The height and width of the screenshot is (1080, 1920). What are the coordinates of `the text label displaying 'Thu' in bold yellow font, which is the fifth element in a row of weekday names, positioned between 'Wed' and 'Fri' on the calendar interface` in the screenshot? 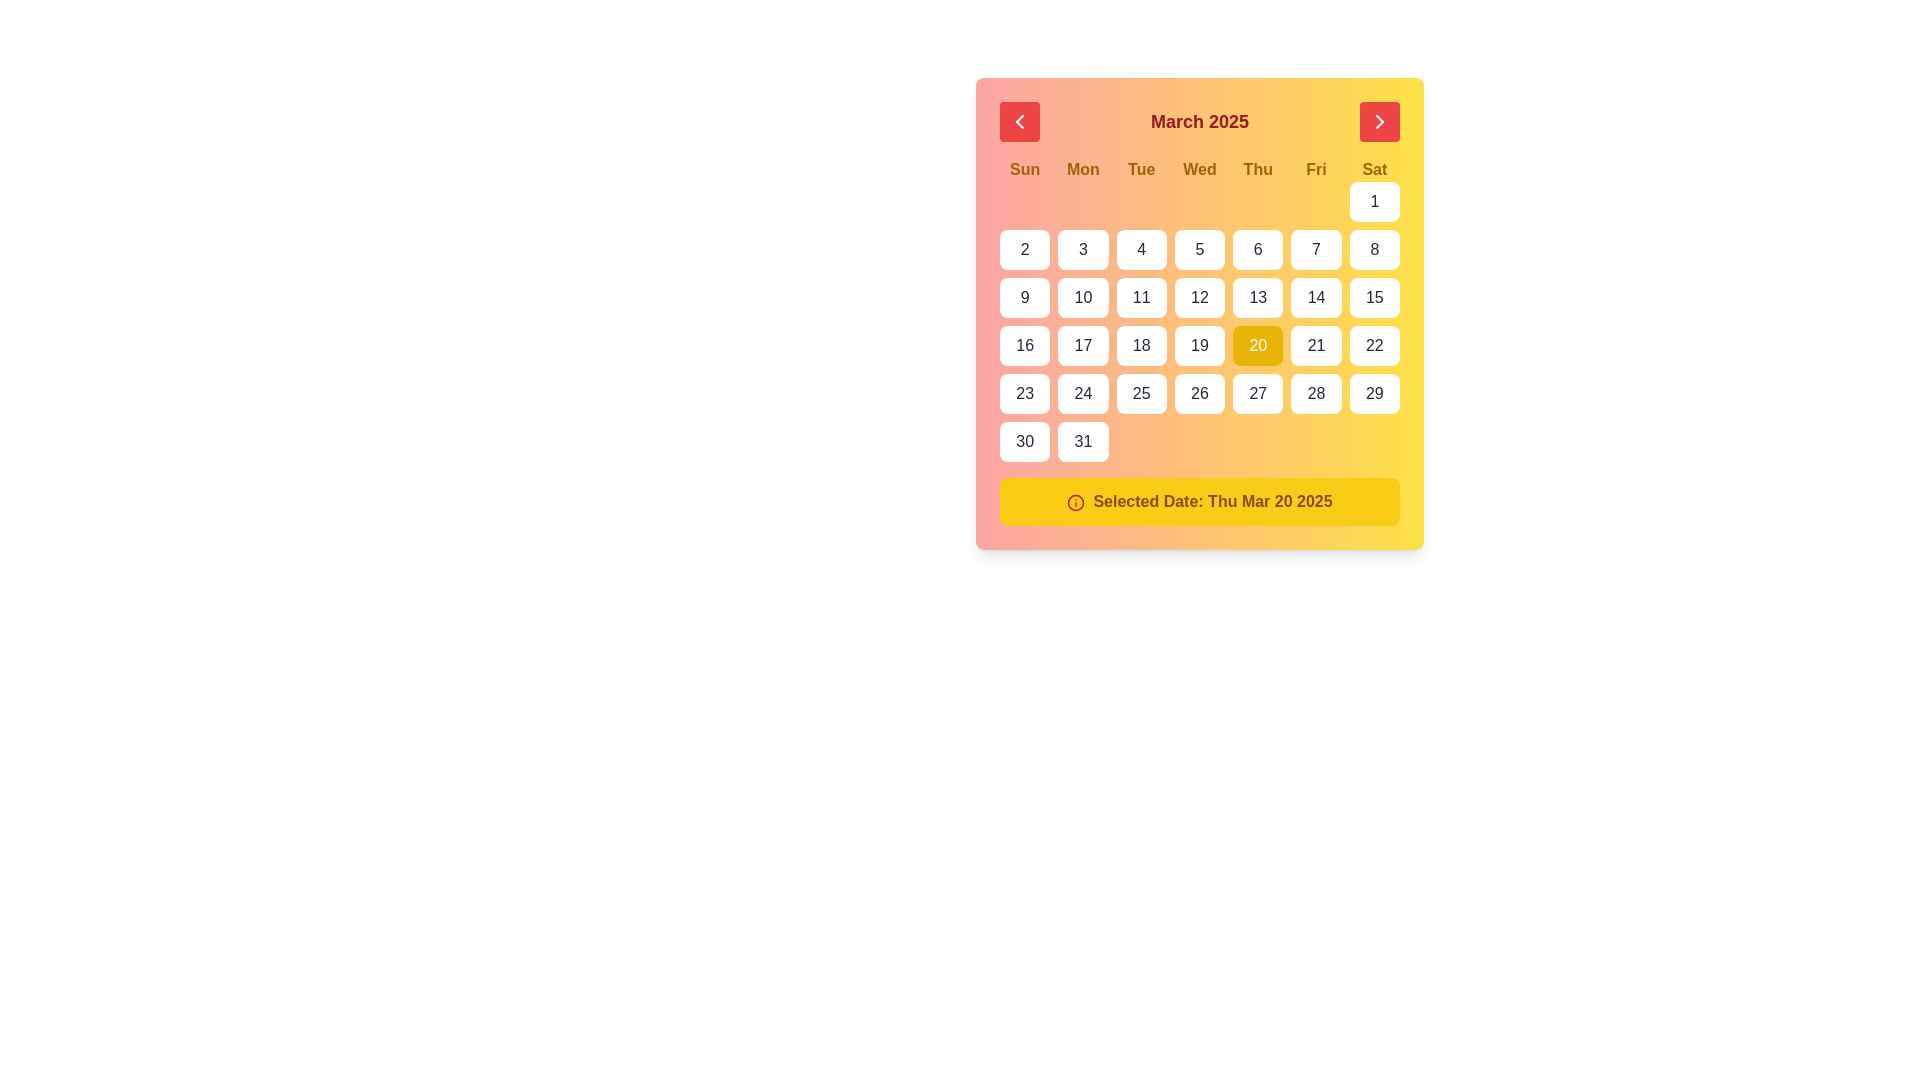 It's located at (1257, 168).